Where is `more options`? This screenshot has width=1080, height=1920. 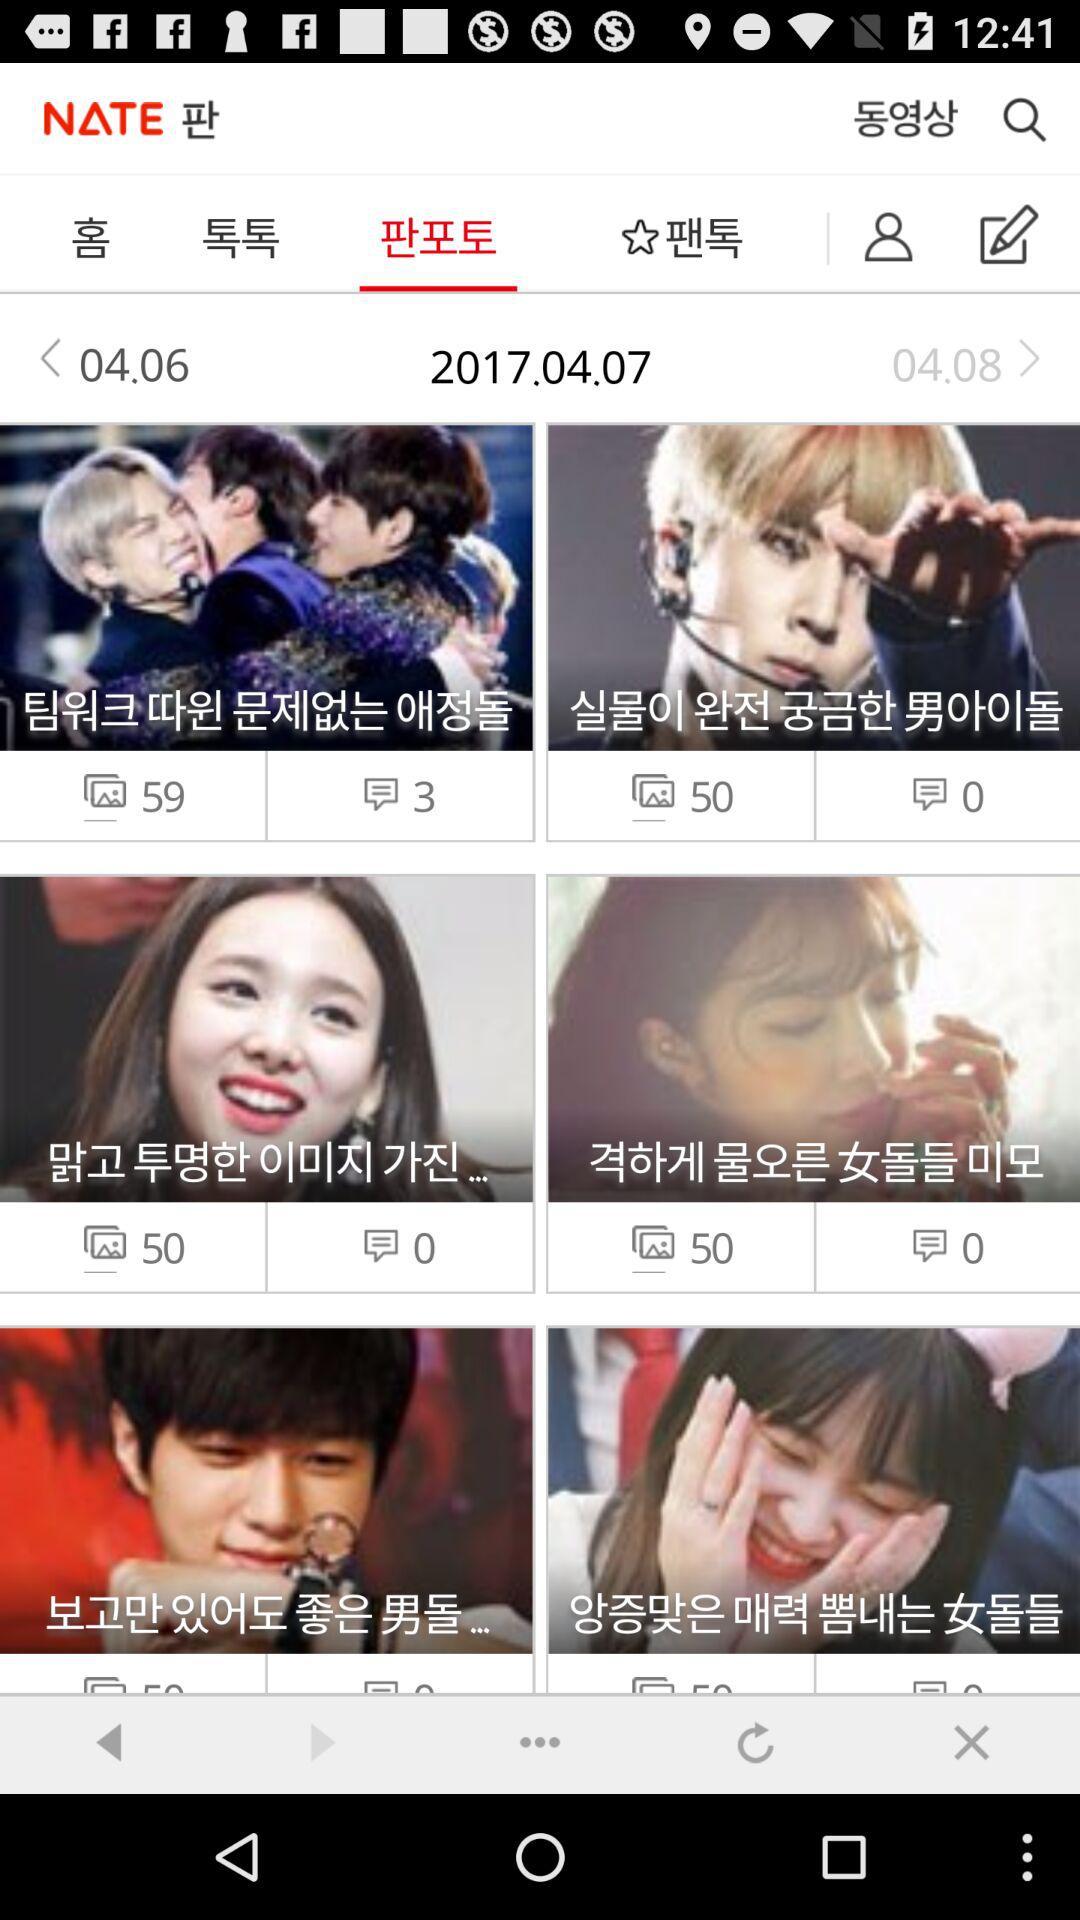 more options is located at coordinates (540, 1741).